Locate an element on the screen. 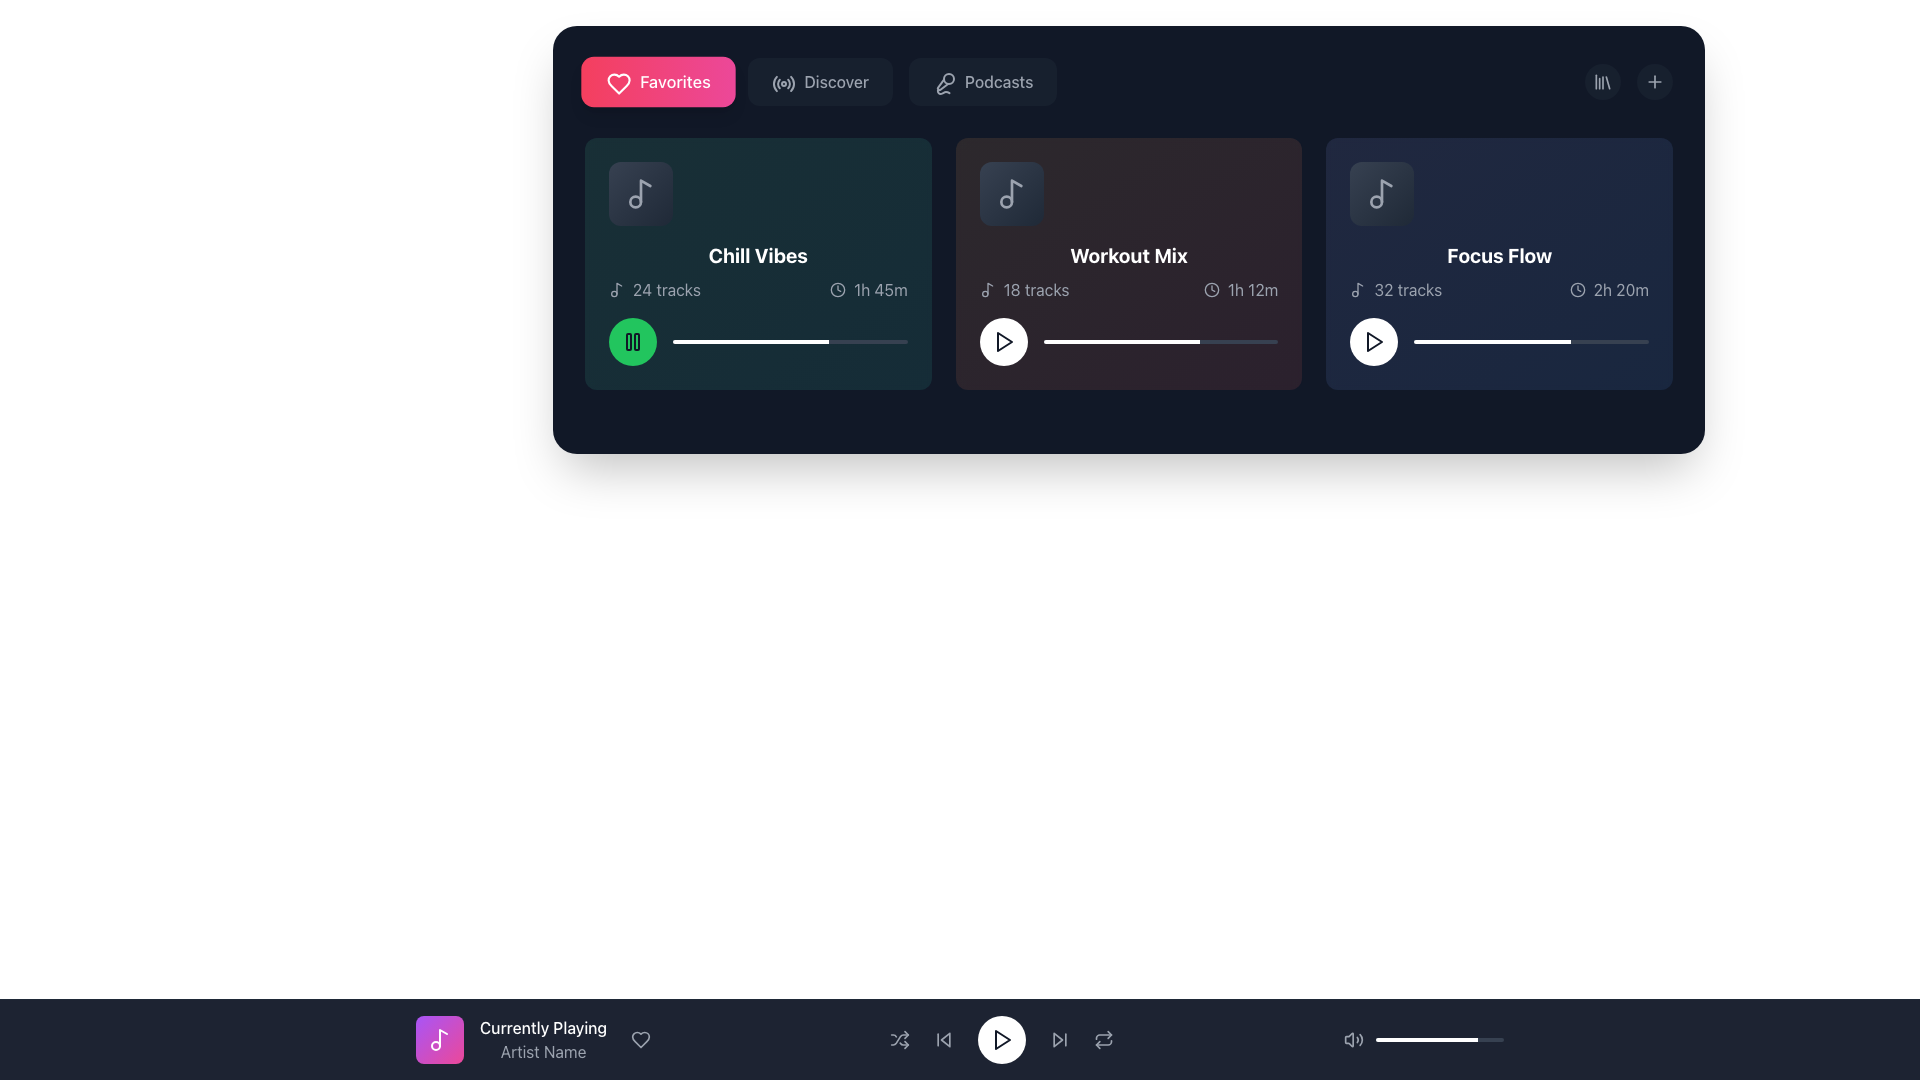 This screenshot has width=1920, height=1080. the Graphical Icon with a circular gradient background and a music note icon, located in the second position from the left under the 'Workout Mix' section is located at coordinates (1011, 193).